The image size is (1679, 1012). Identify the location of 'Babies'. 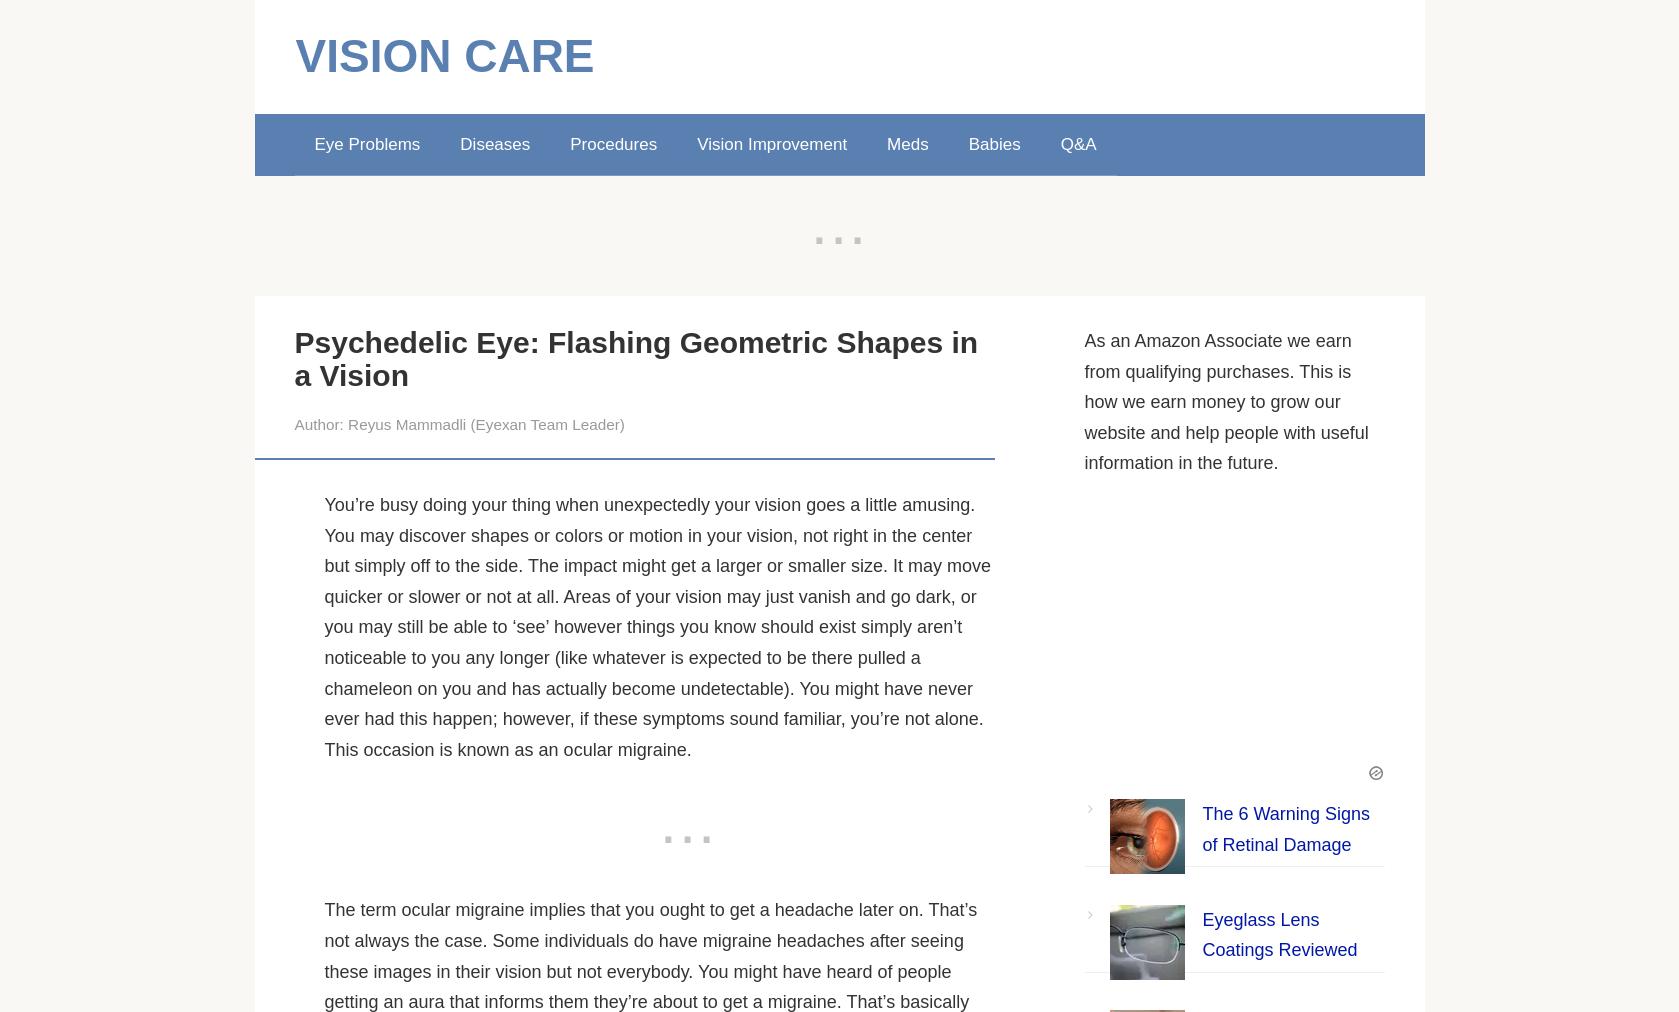
(966, 143).